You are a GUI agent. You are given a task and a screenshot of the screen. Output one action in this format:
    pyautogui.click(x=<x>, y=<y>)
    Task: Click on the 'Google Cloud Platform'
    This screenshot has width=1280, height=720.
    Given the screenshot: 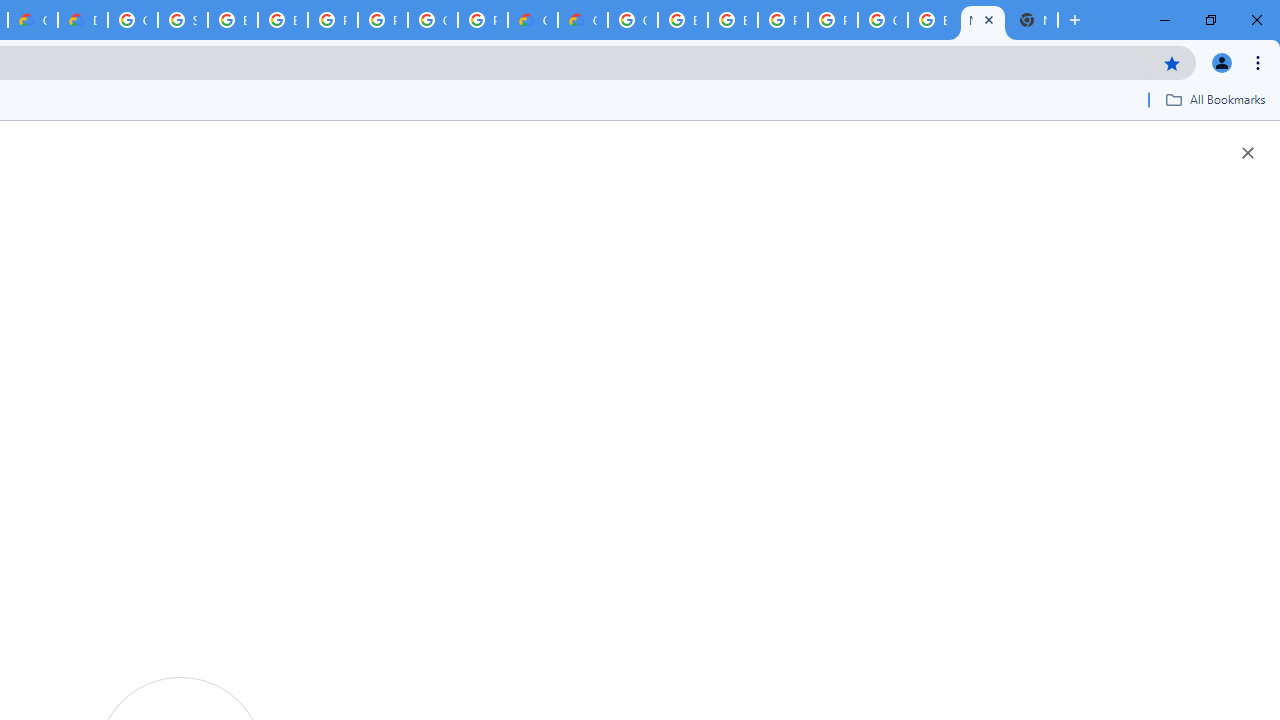 What is the action you would take?
    pyautogui.click(x=432, y=20)
    